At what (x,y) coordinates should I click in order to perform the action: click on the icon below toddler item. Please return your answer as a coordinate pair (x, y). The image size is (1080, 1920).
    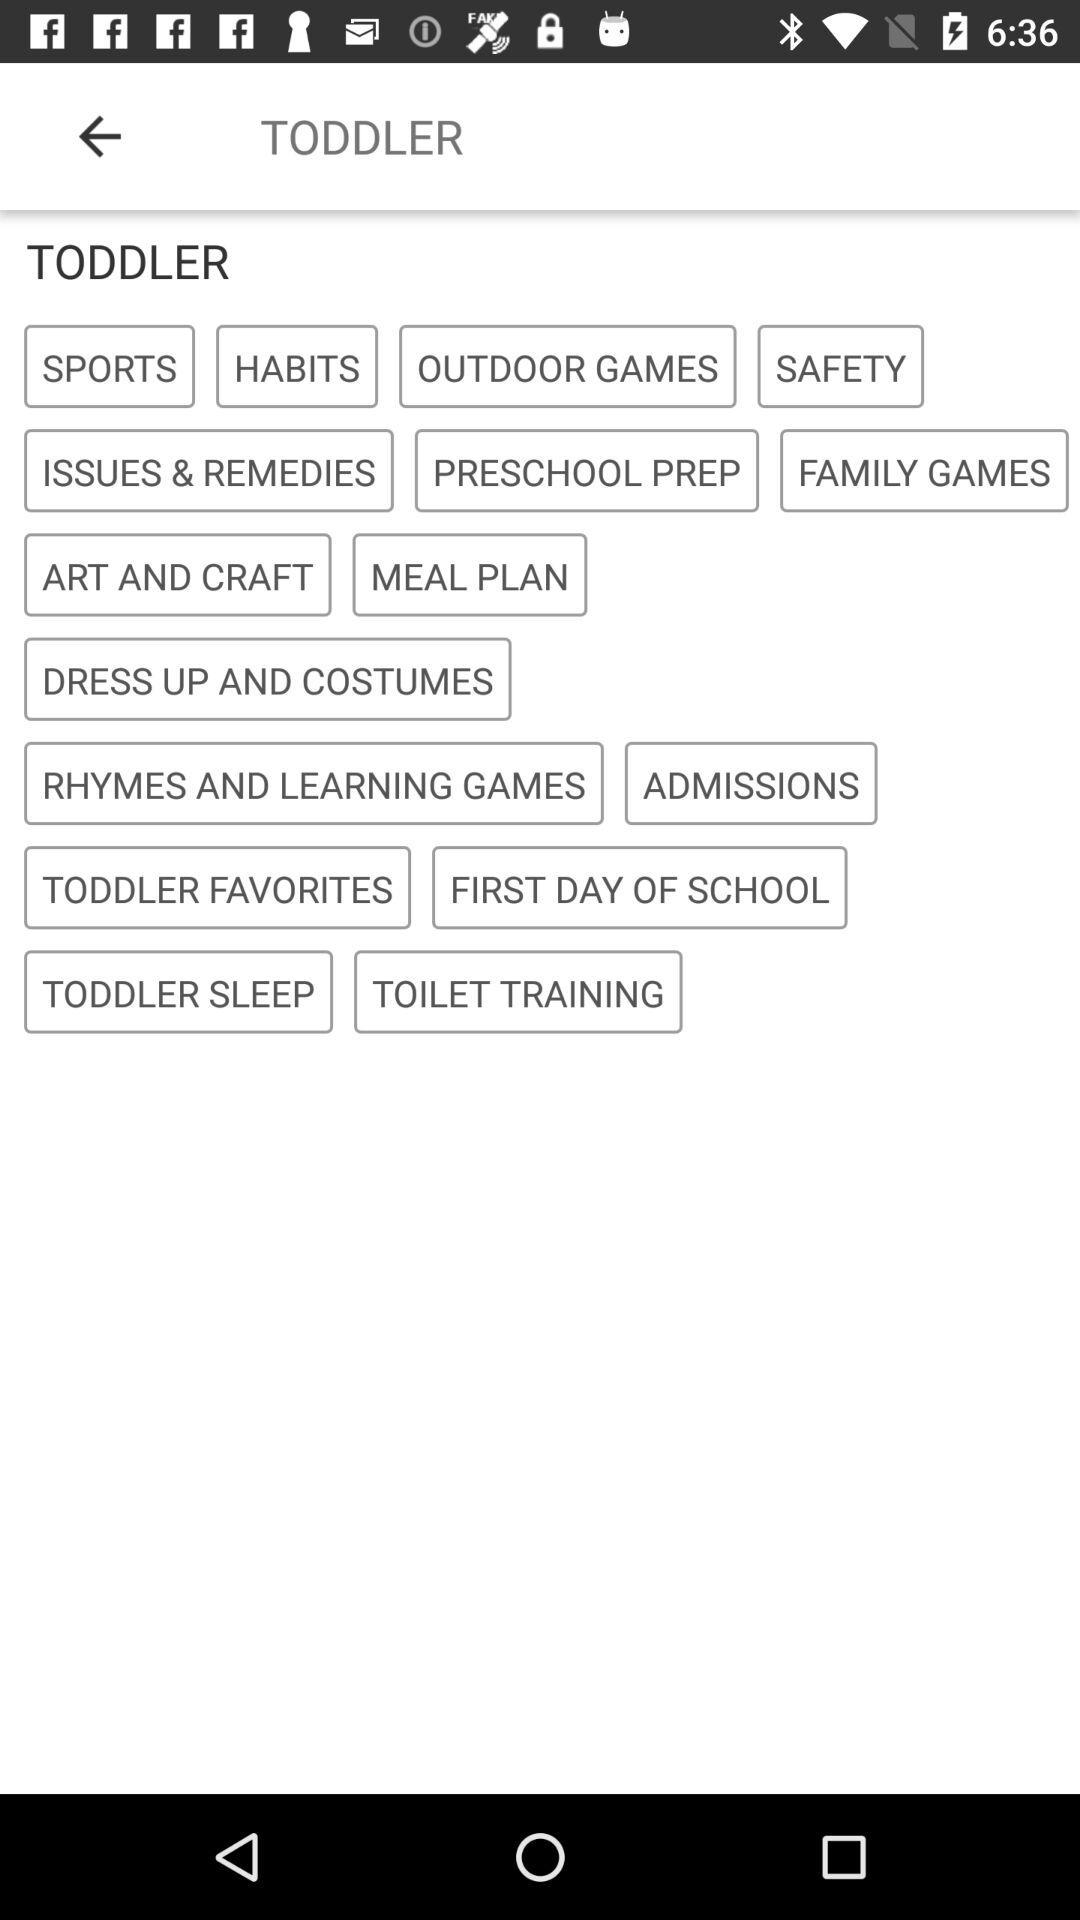
    Looking at the image, I should click on (109, 367).